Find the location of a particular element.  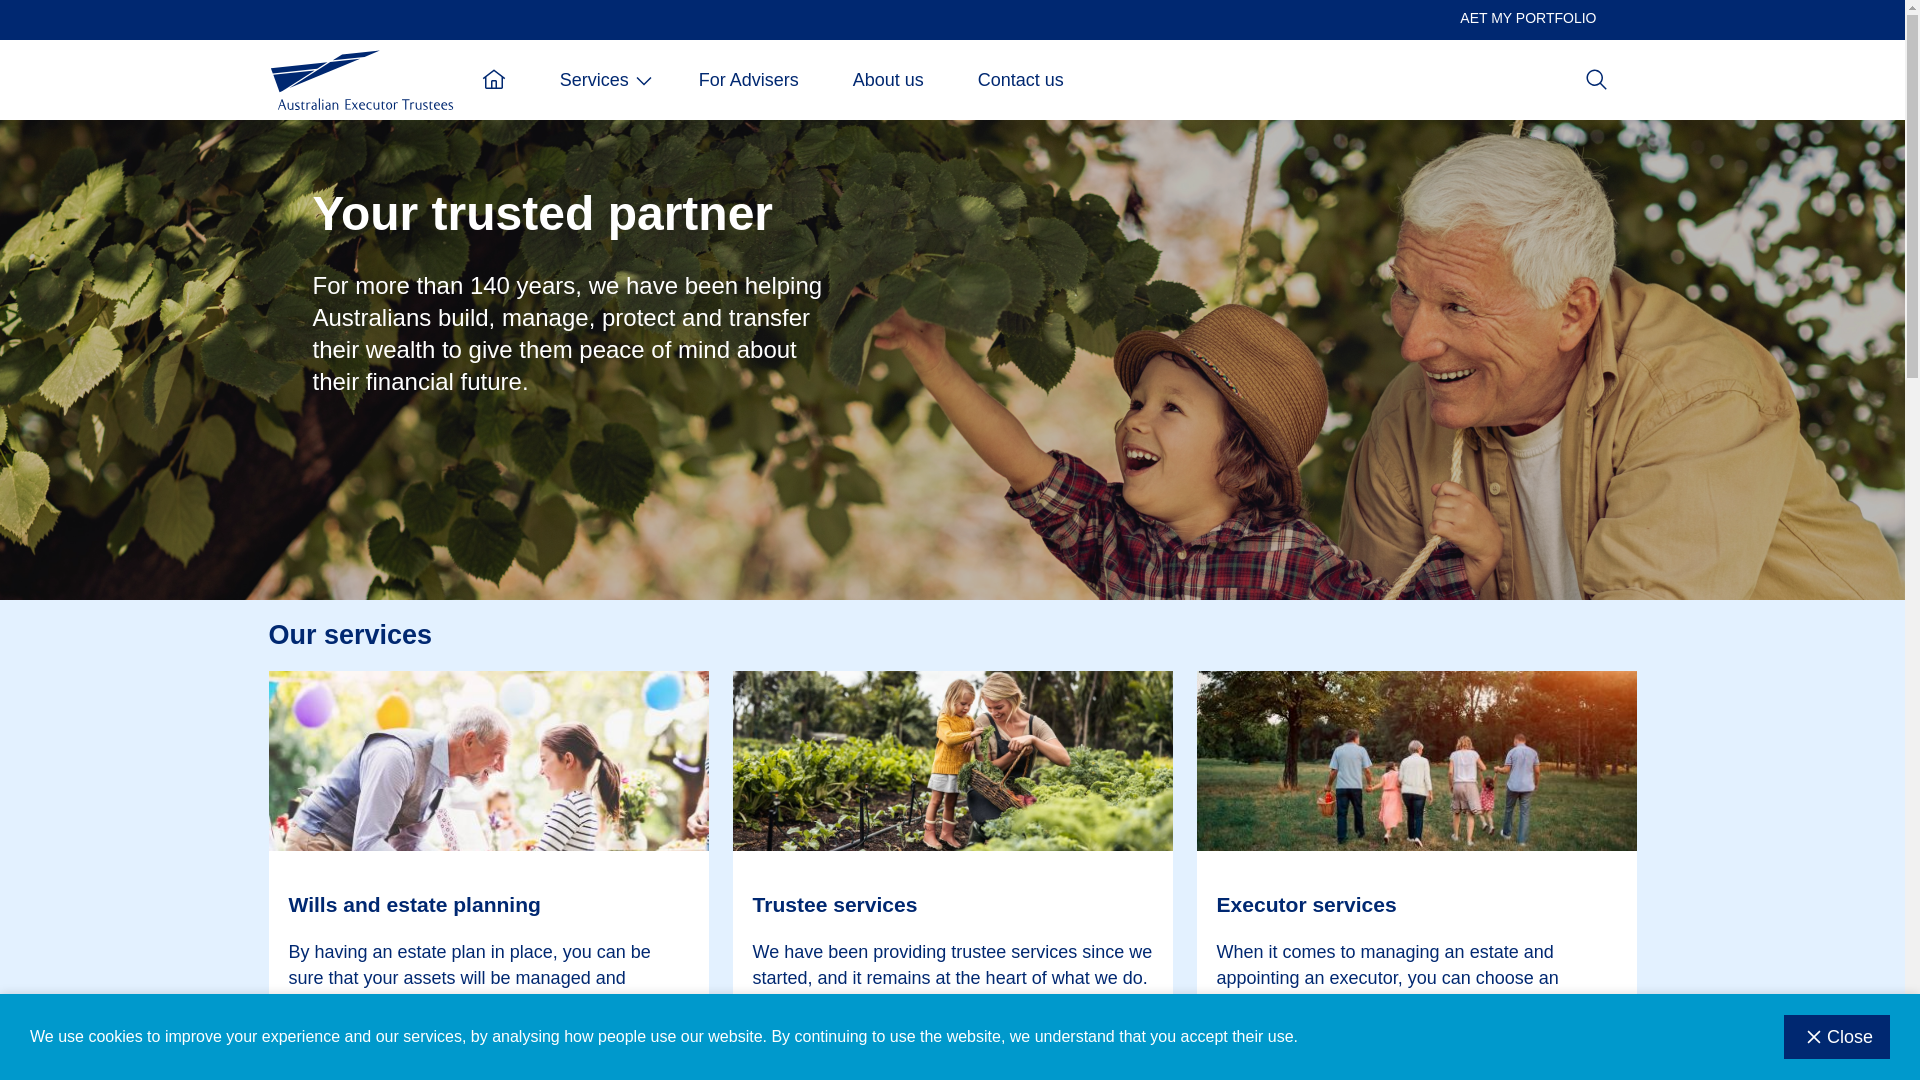

'Show submenu for Services' is located at coordinates (631, 79).